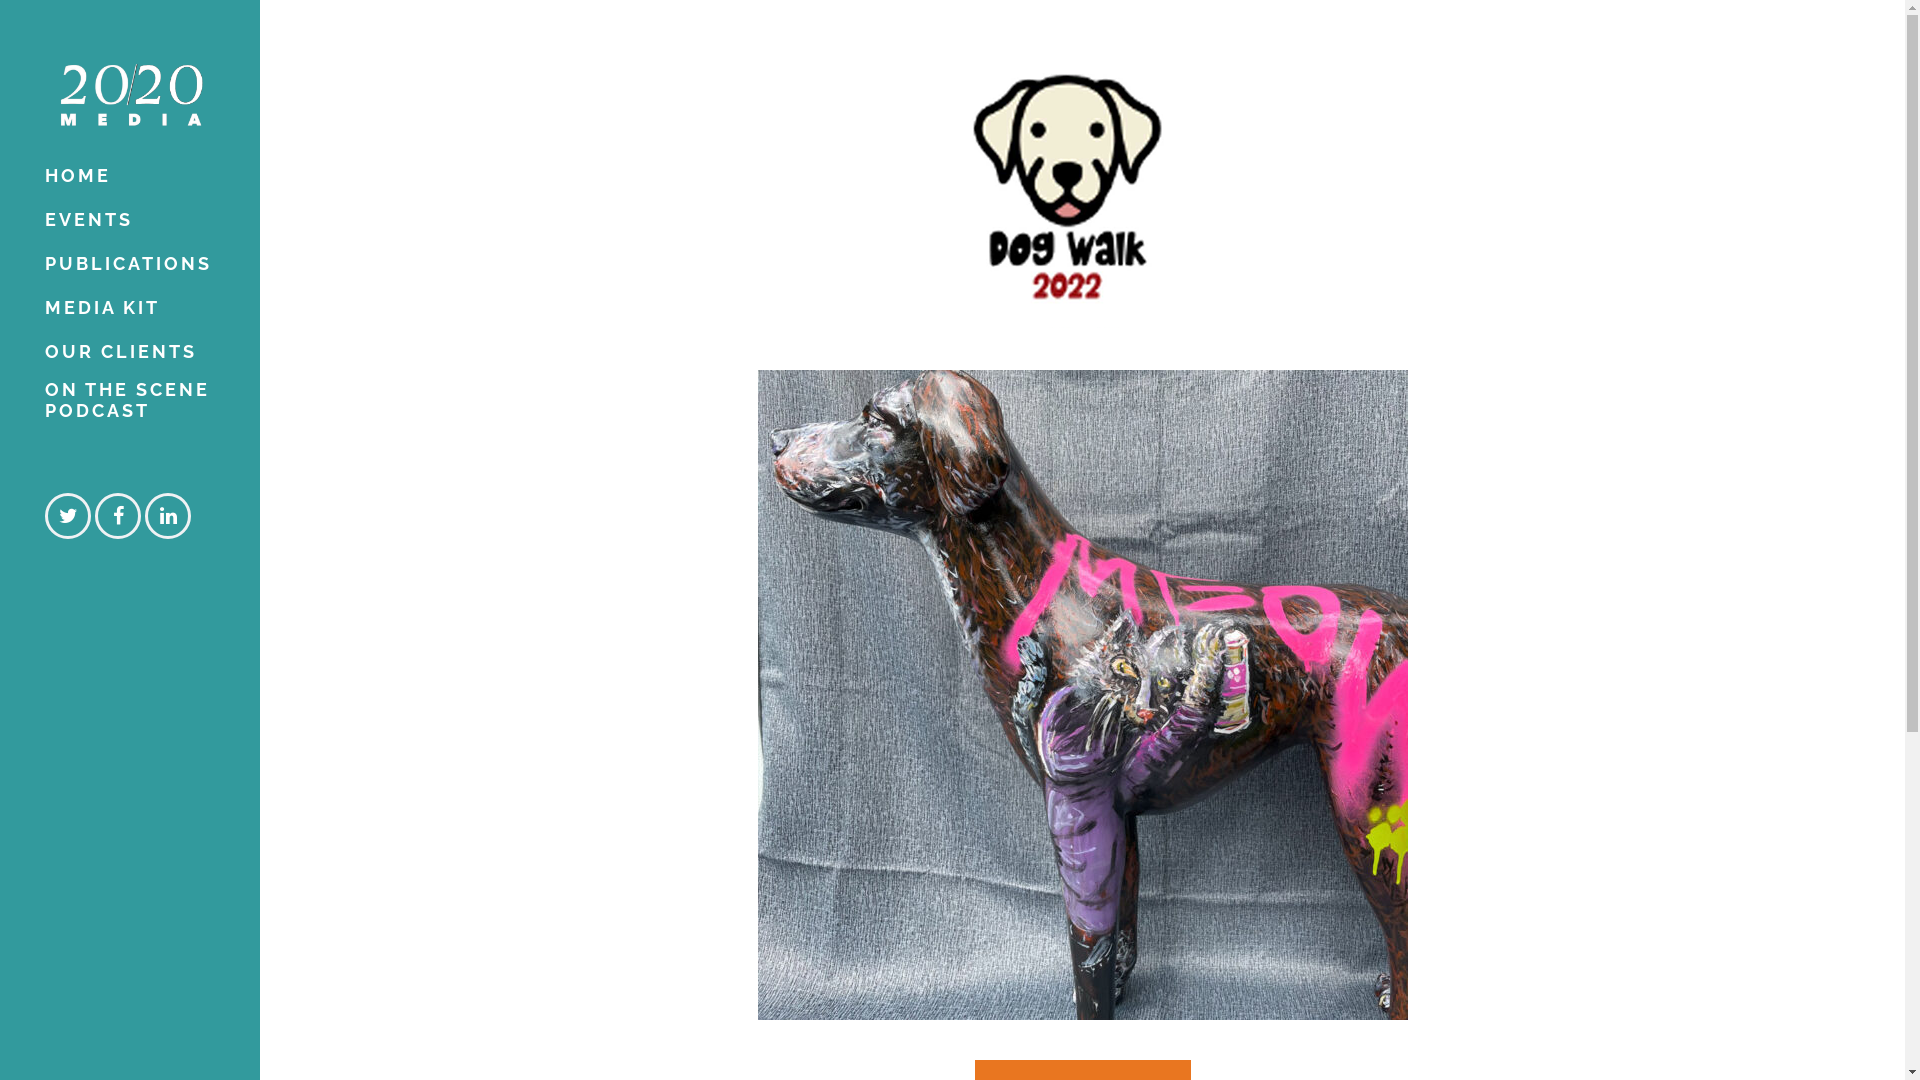 The width and height of the screenshot is (1920, 1080). I want to click on 'ON THE SCENE PODCAST', so click(128, 403).